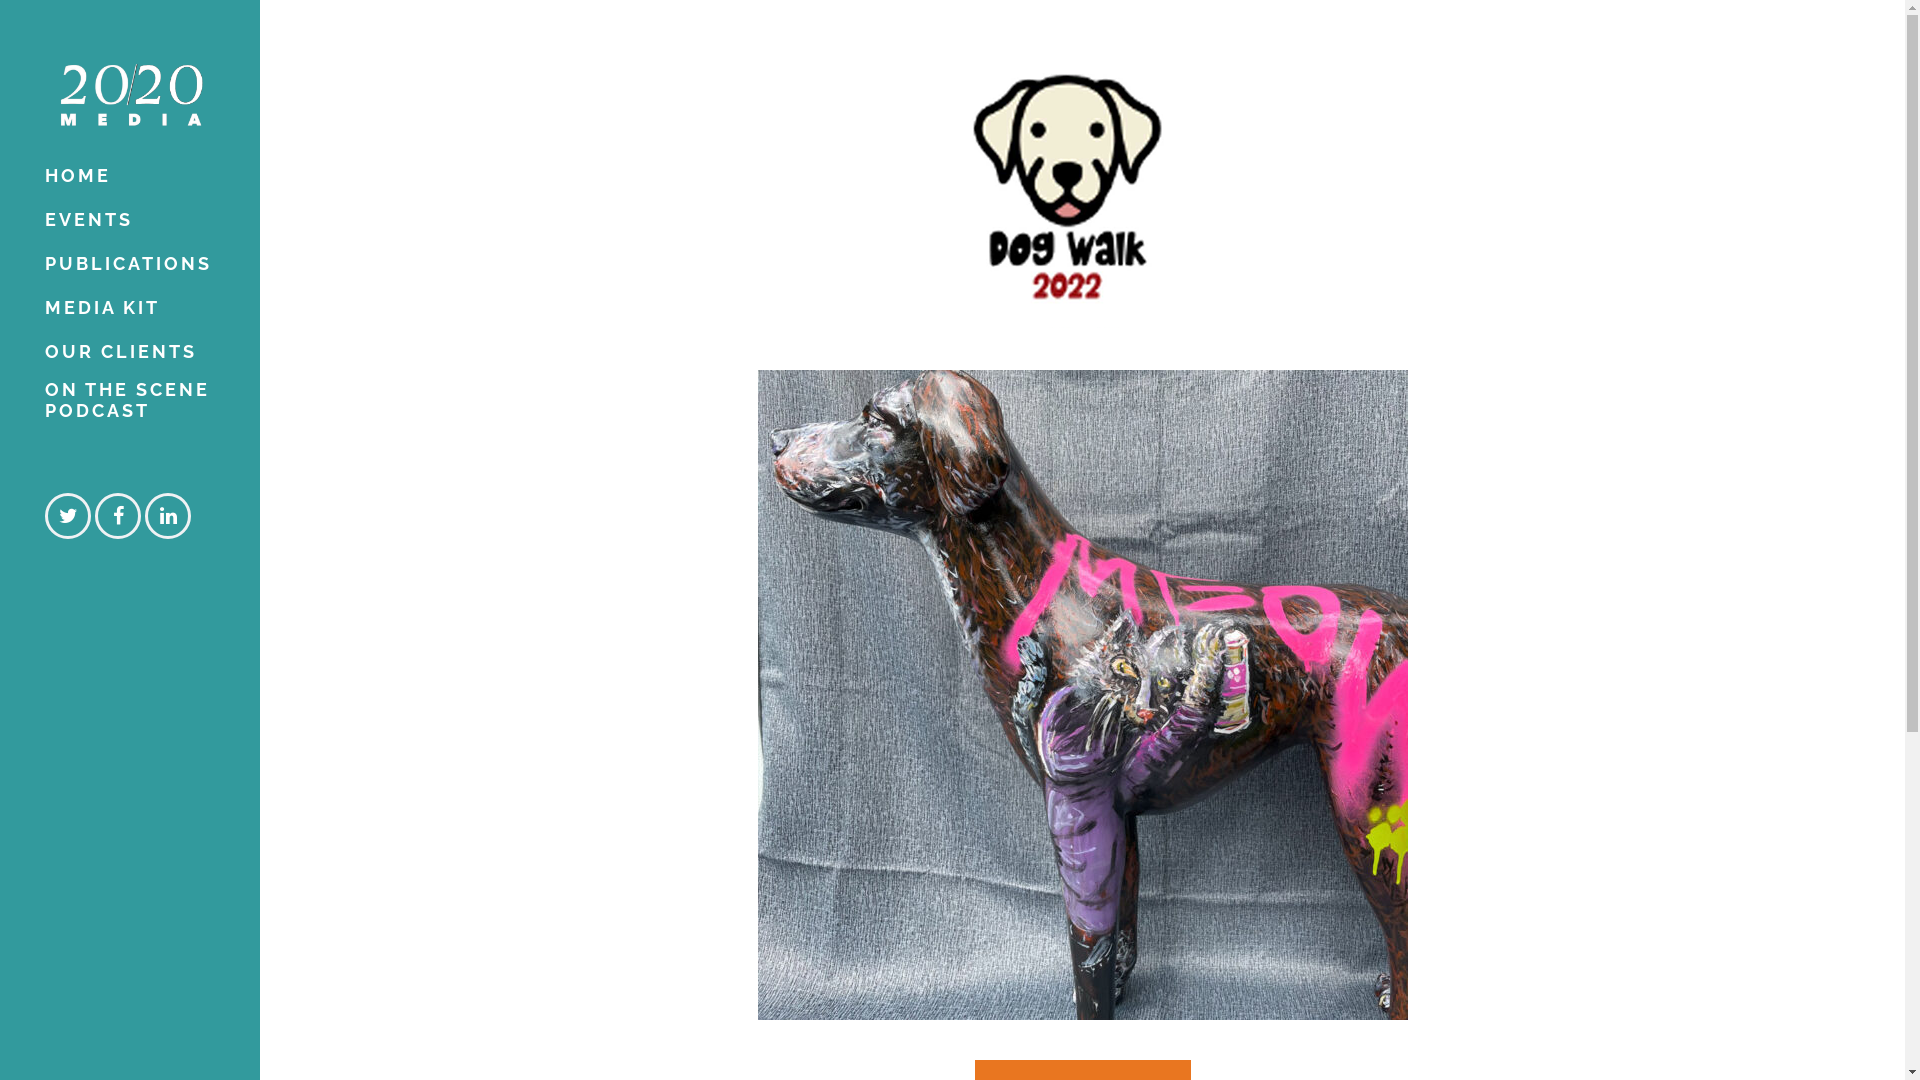 The width and height of the screenshot is (1920, 1080). I want to click on 'ON THE SCENE PODCAST', so click(128, 403).